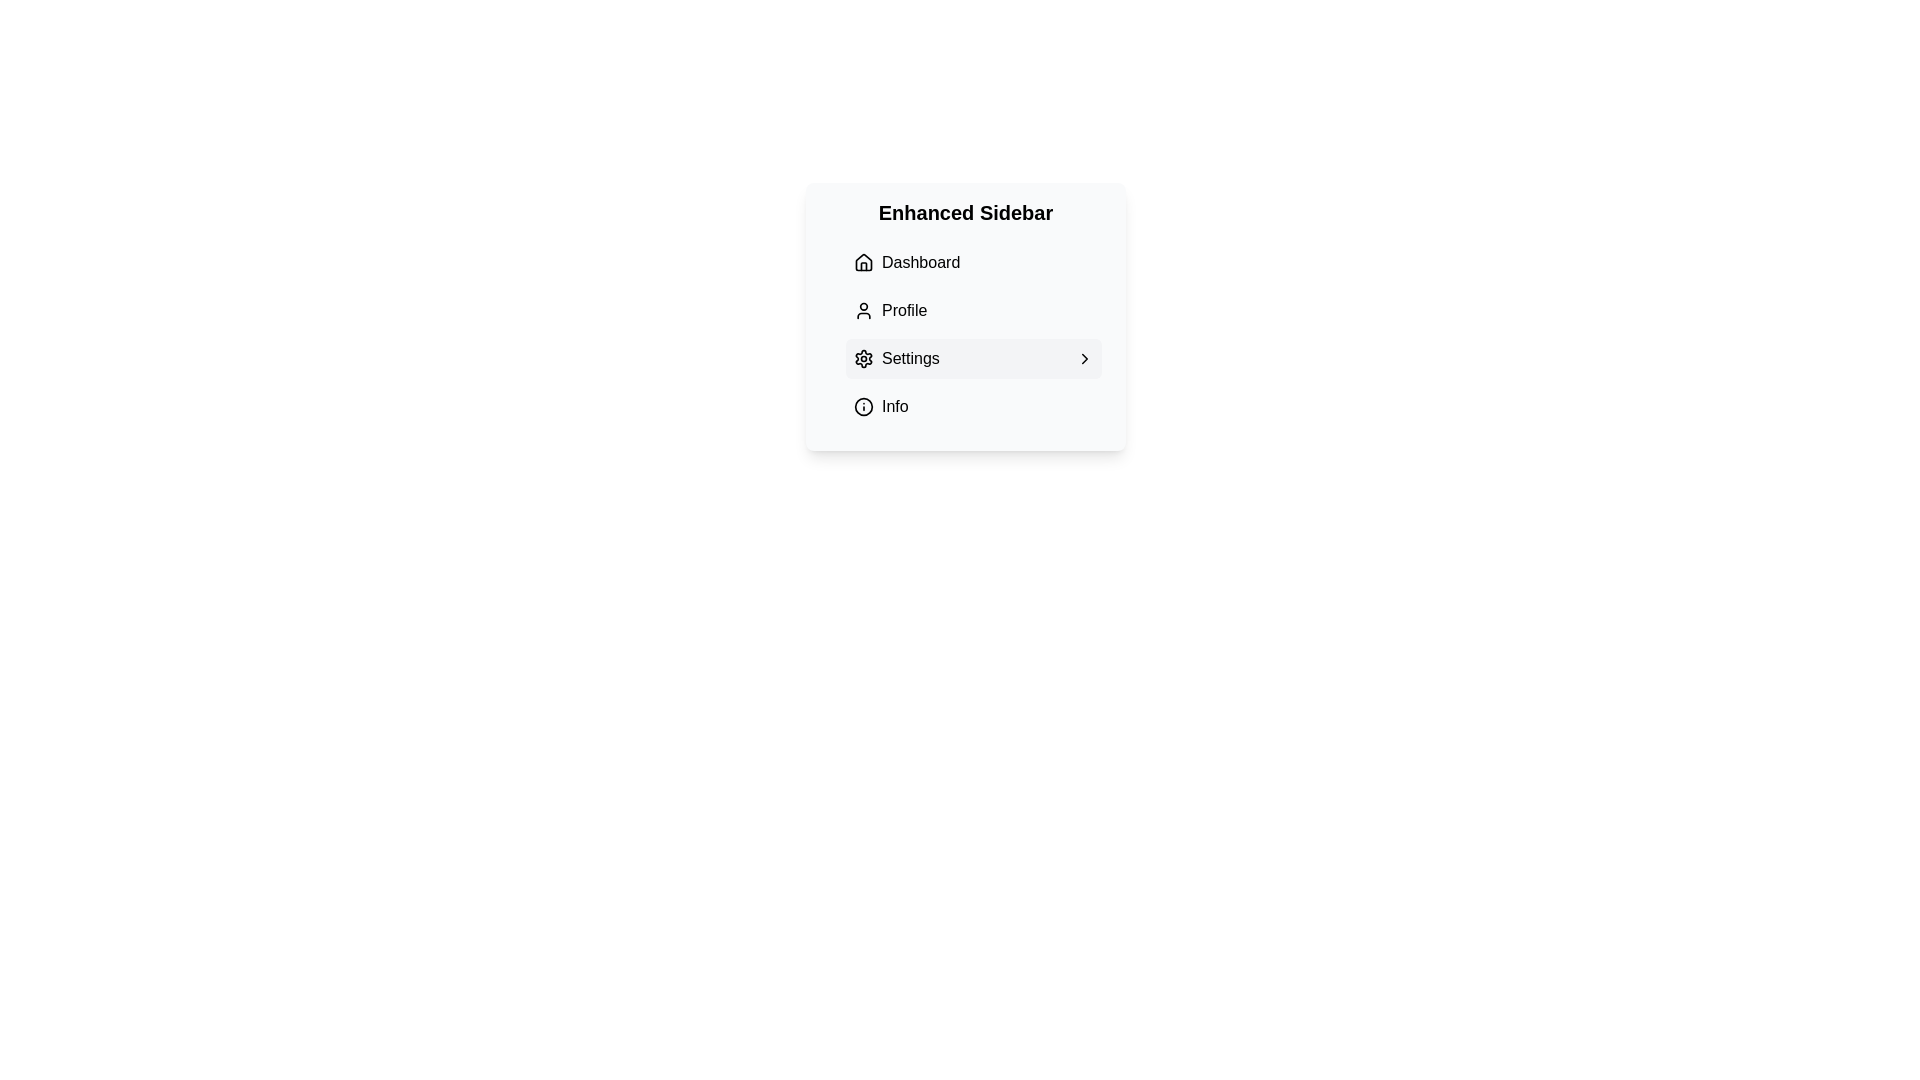  Describe the element at coordinates (965, 334) in the screenshot. I see `the third item` at that location.